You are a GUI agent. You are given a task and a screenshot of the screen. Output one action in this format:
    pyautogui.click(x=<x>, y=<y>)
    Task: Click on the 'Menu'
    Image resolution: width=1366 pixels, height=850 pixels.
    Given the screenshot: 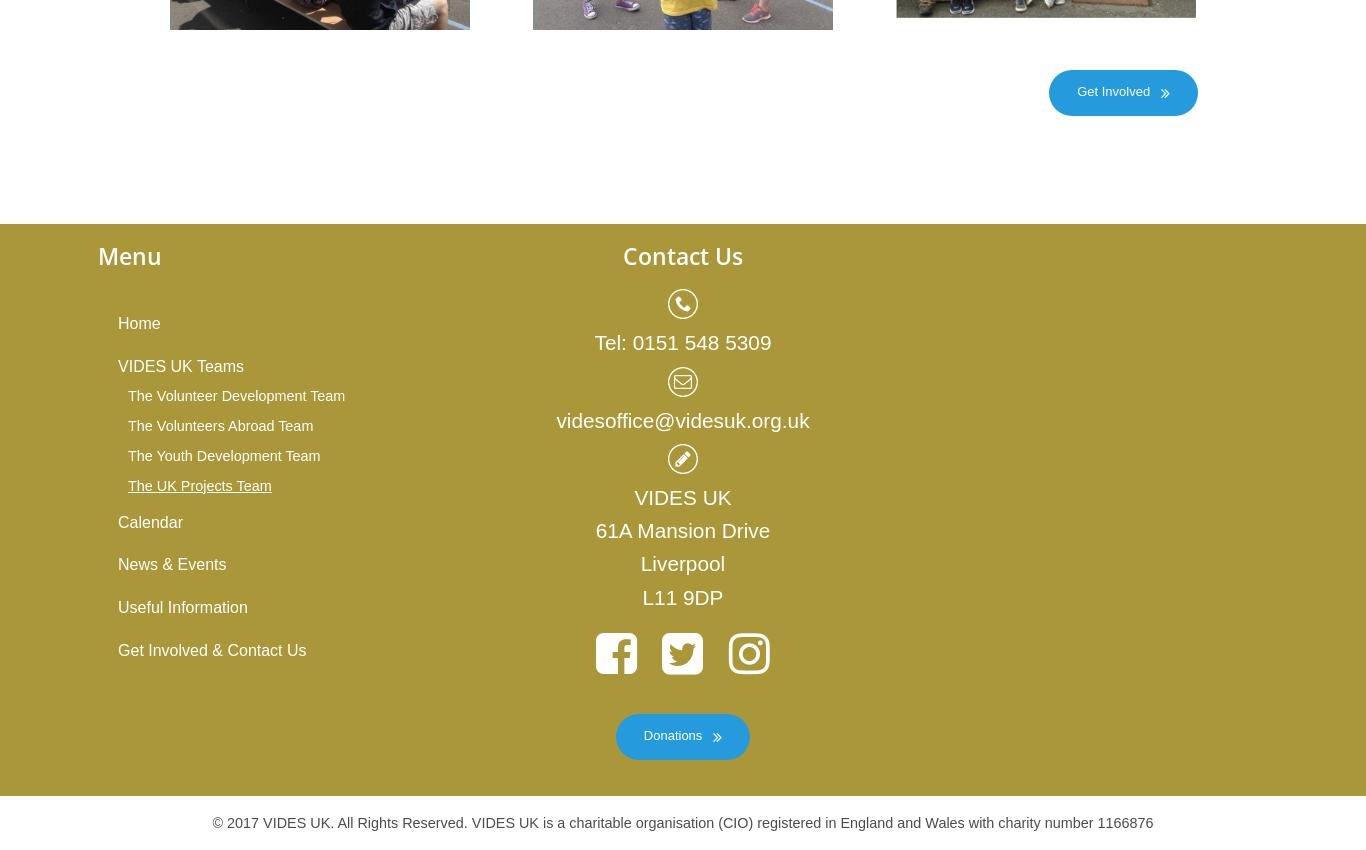 What is the action you would take?
    pyautogui.click(x=129, y=255)
    